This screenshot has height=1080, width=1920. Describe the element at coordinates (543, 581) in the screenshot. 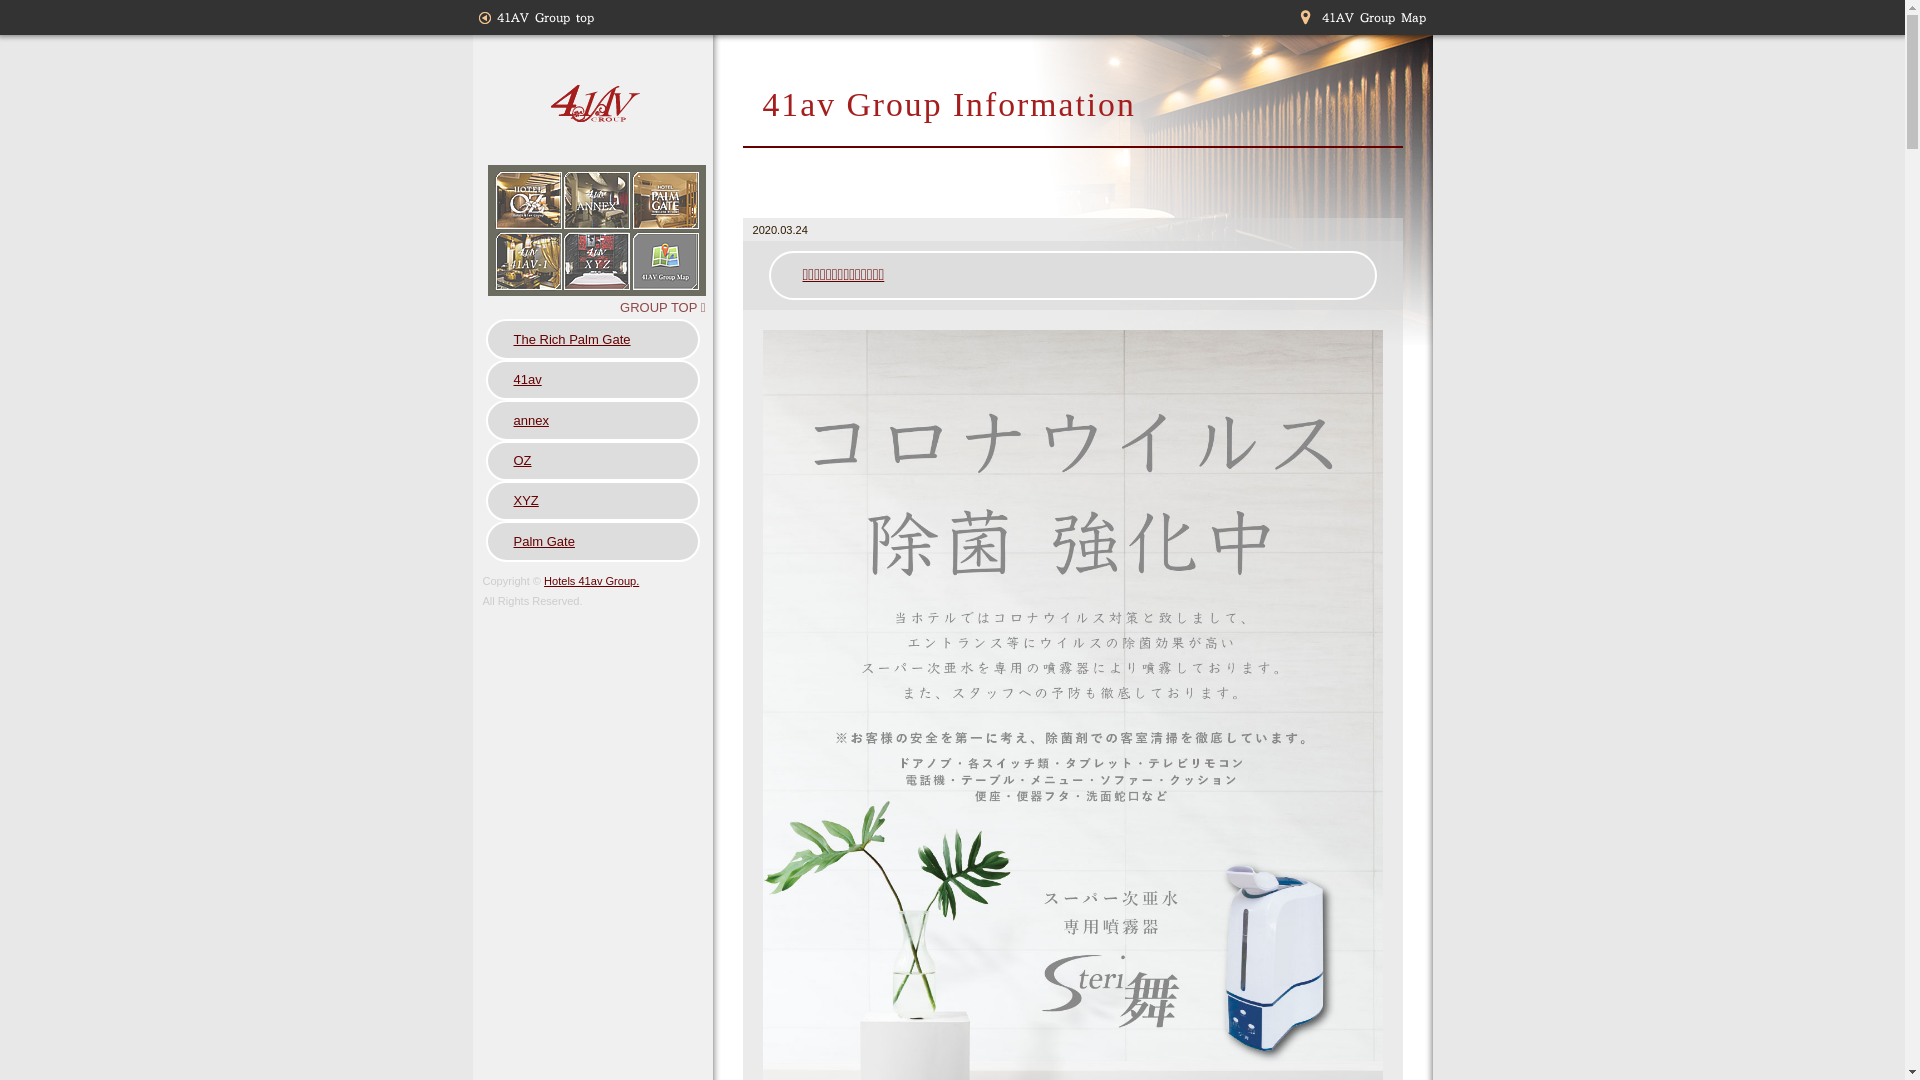

I see `'Hotels 41av Group.'` at that location.